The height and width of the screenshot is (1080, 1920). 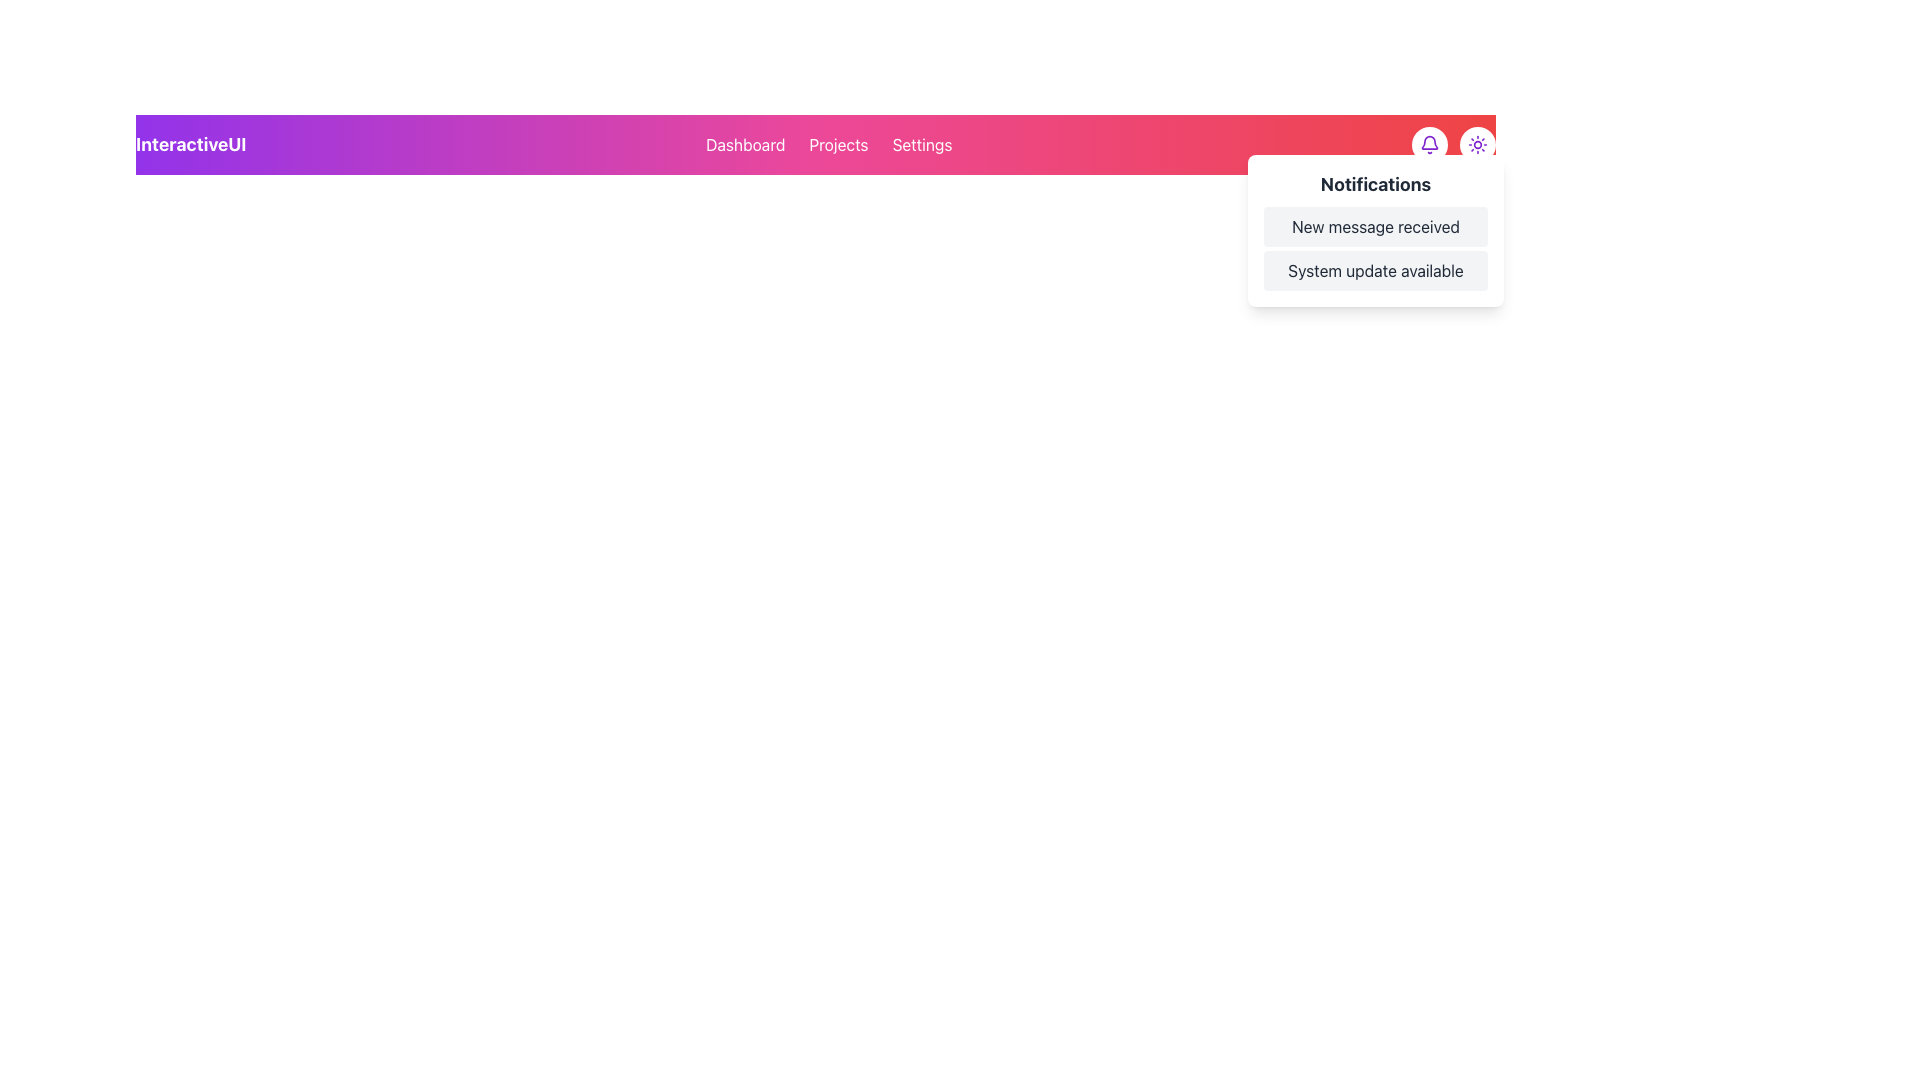 I want to click on the 'Settings' navigation link in the top navigation bar, so click(x=921, y=144).